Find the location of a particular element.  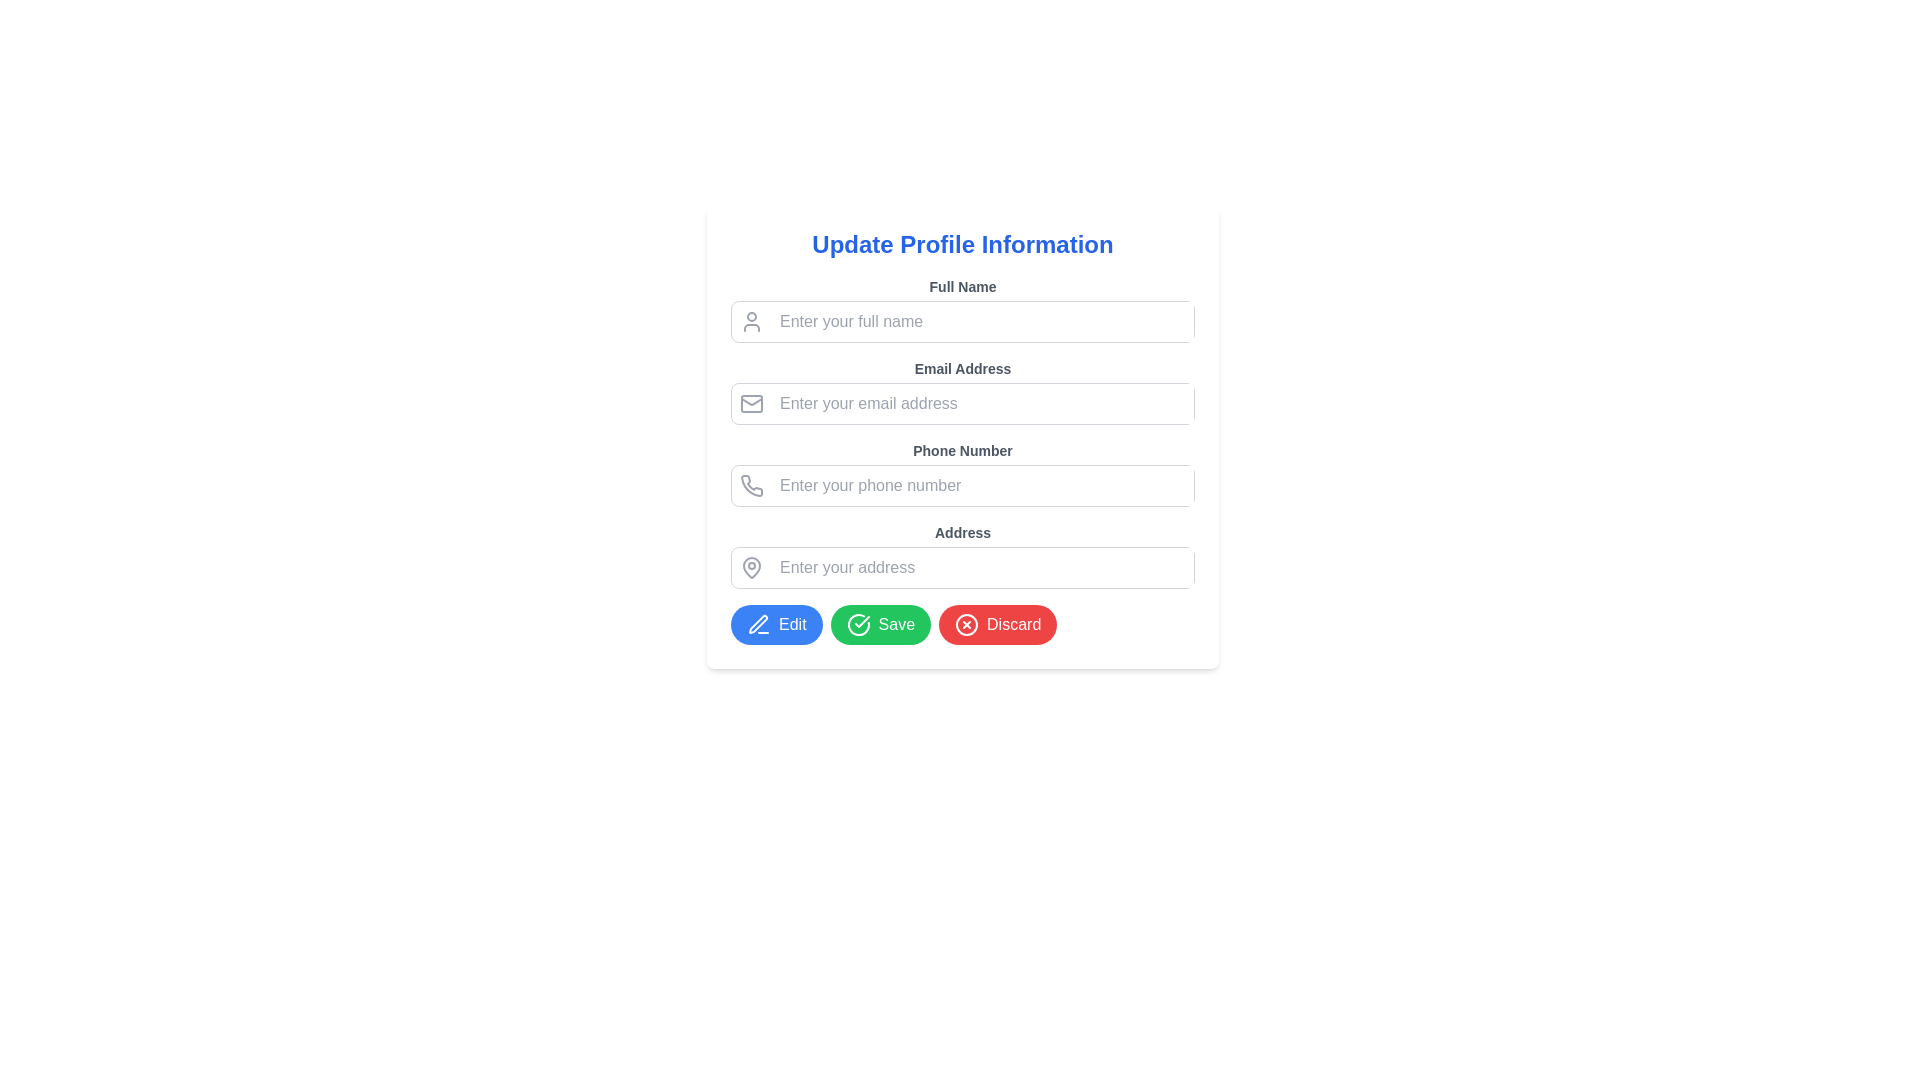

the 'Discard' button, which is a rounded rectangular button with a vivid red background and white text, located at the bottom of the form, to discard changes is located at coordinates (998, 623).